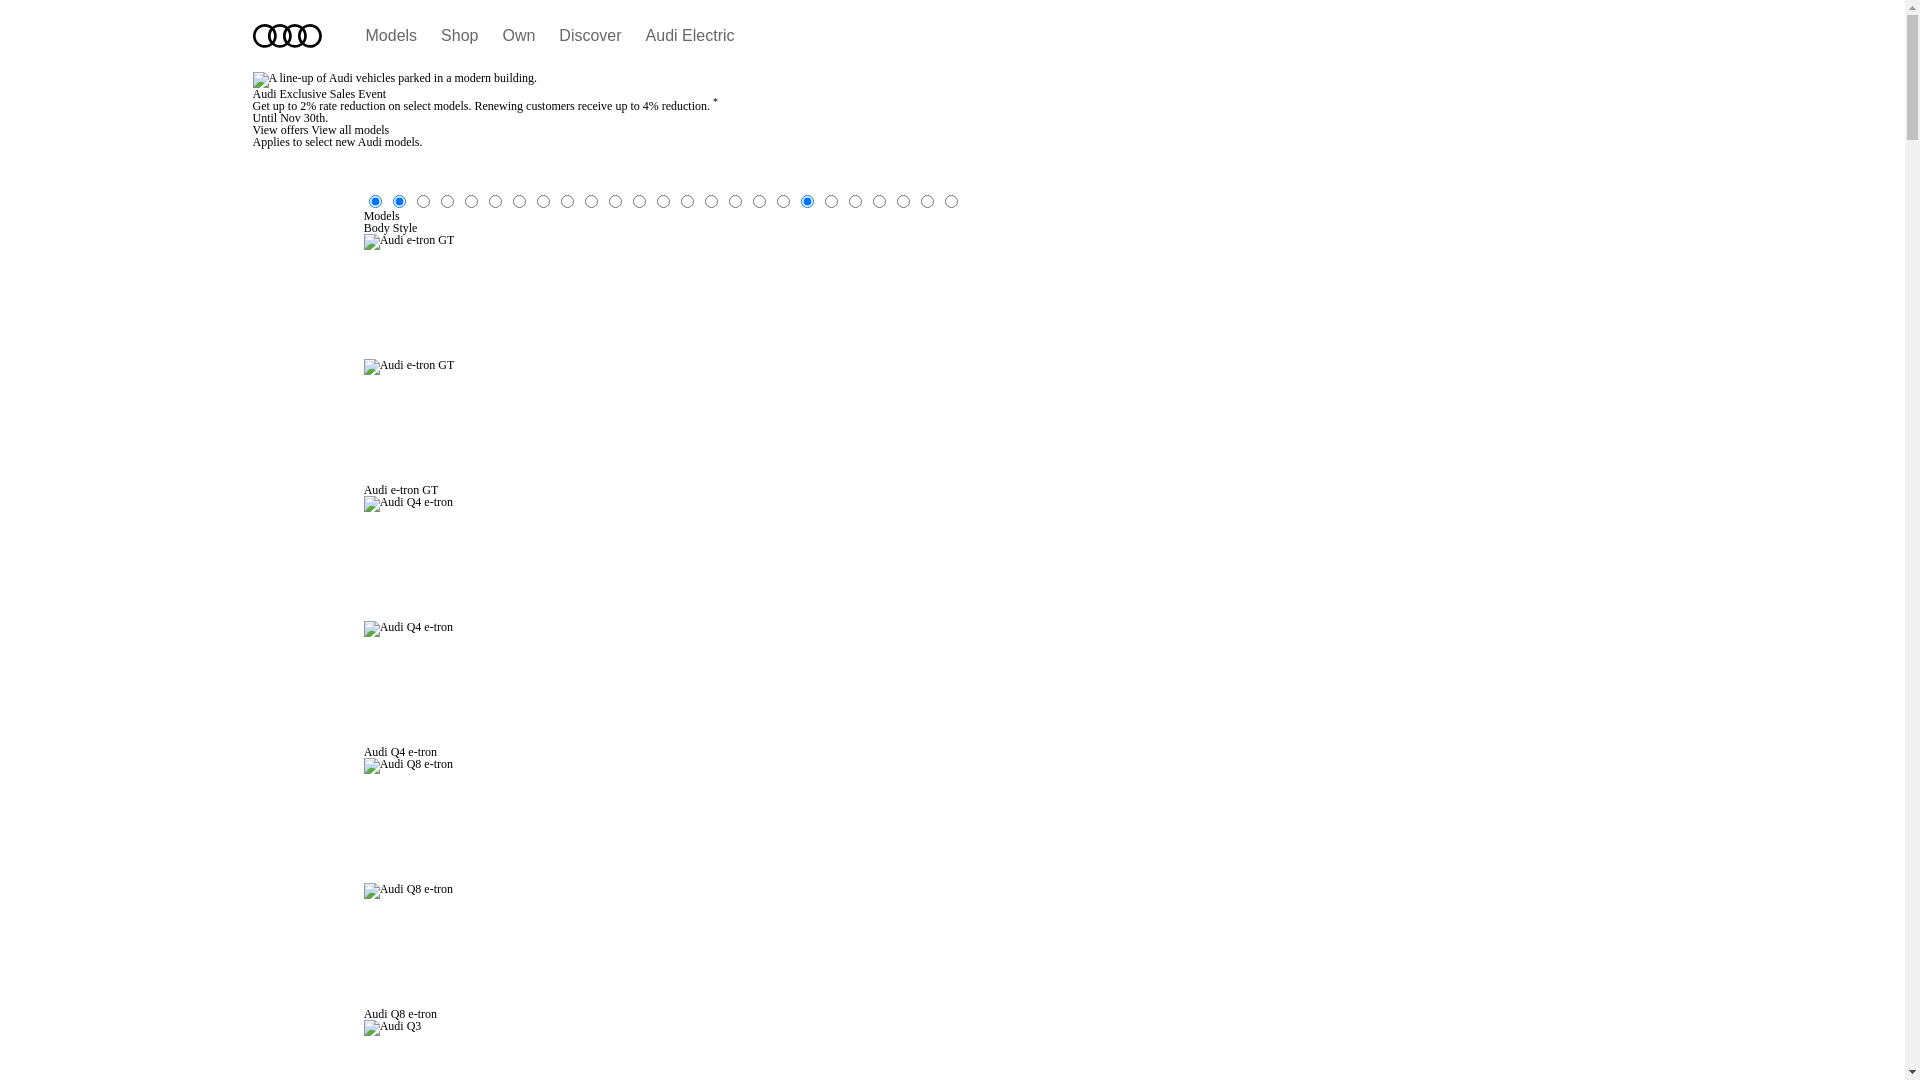 The image size is (1920, 1080). What do you see at coordinates (350, 130) in the screenshot?
I see `'View all models'` at bounding box center [350, 130].